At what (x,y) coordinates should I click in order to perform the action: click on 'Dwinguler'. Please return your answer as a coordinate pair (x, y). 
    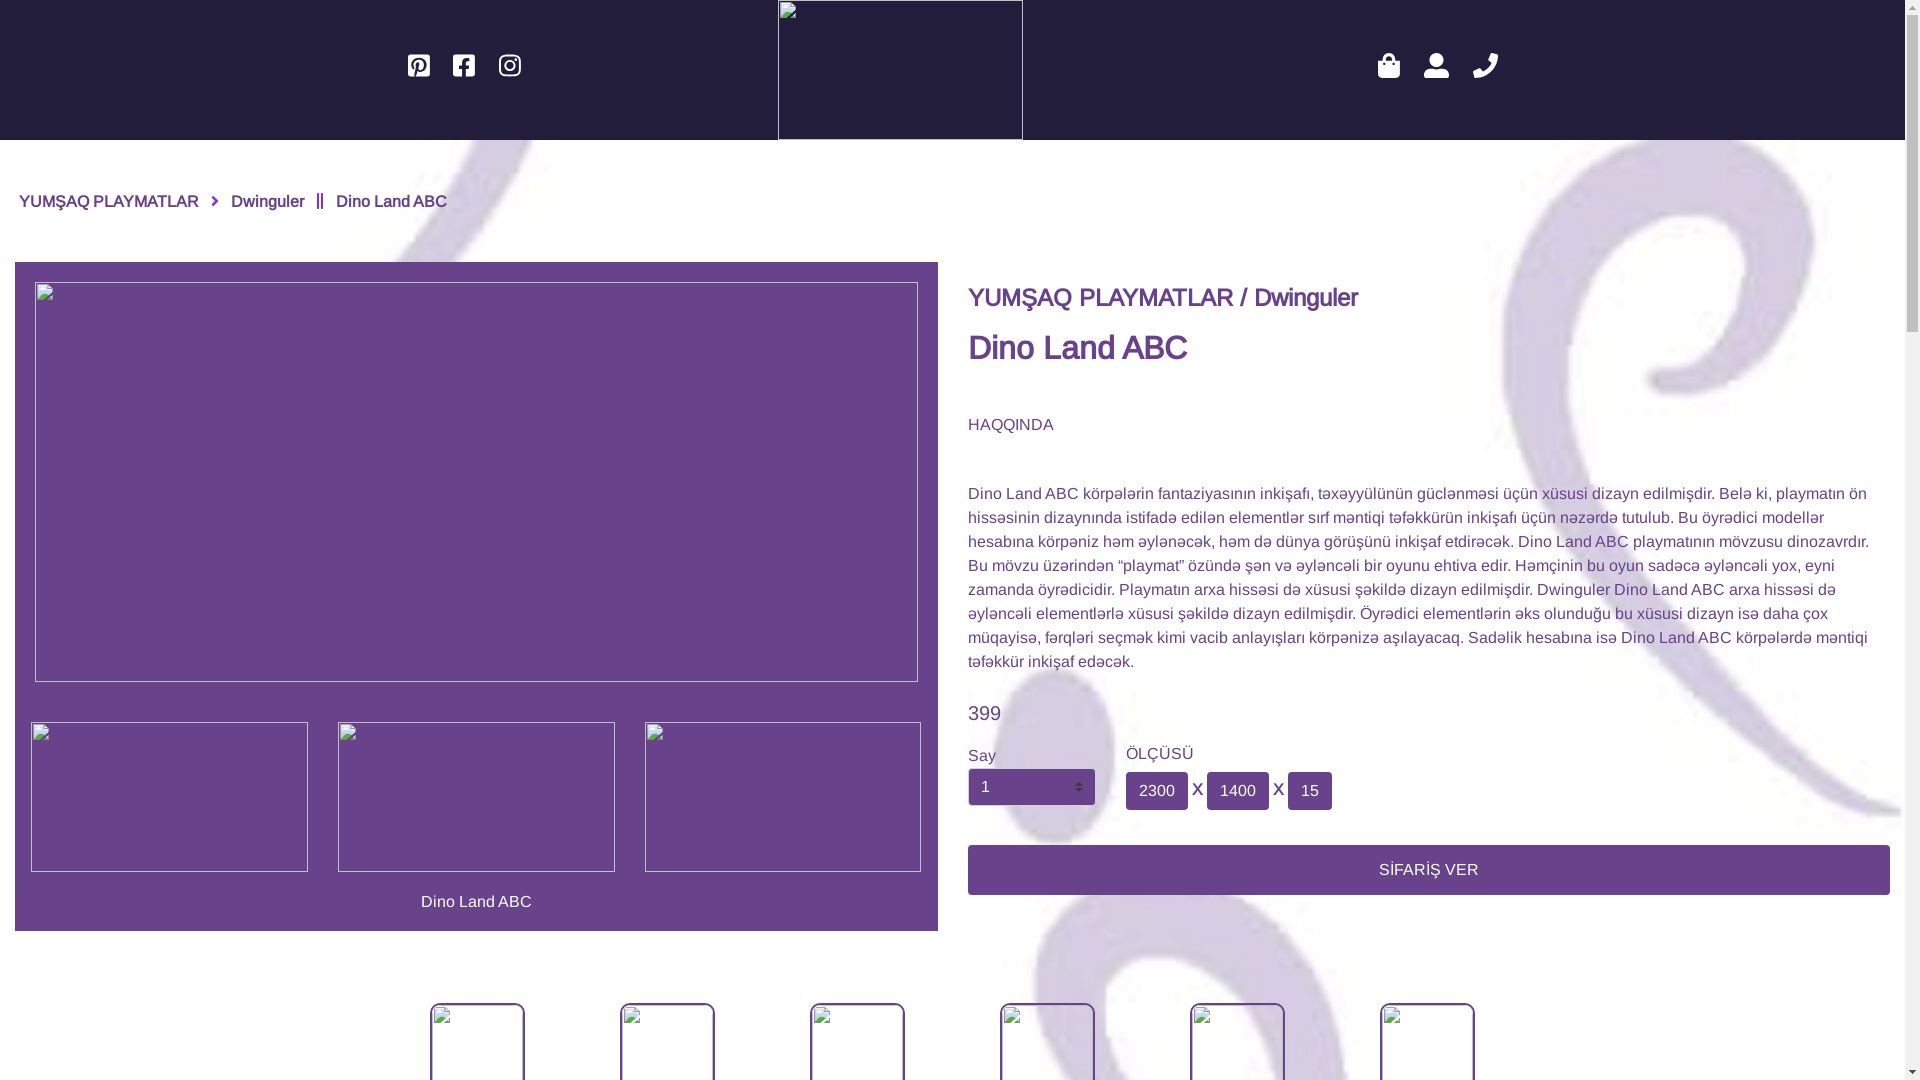
    Looking at the image, I should click on (266, 176).